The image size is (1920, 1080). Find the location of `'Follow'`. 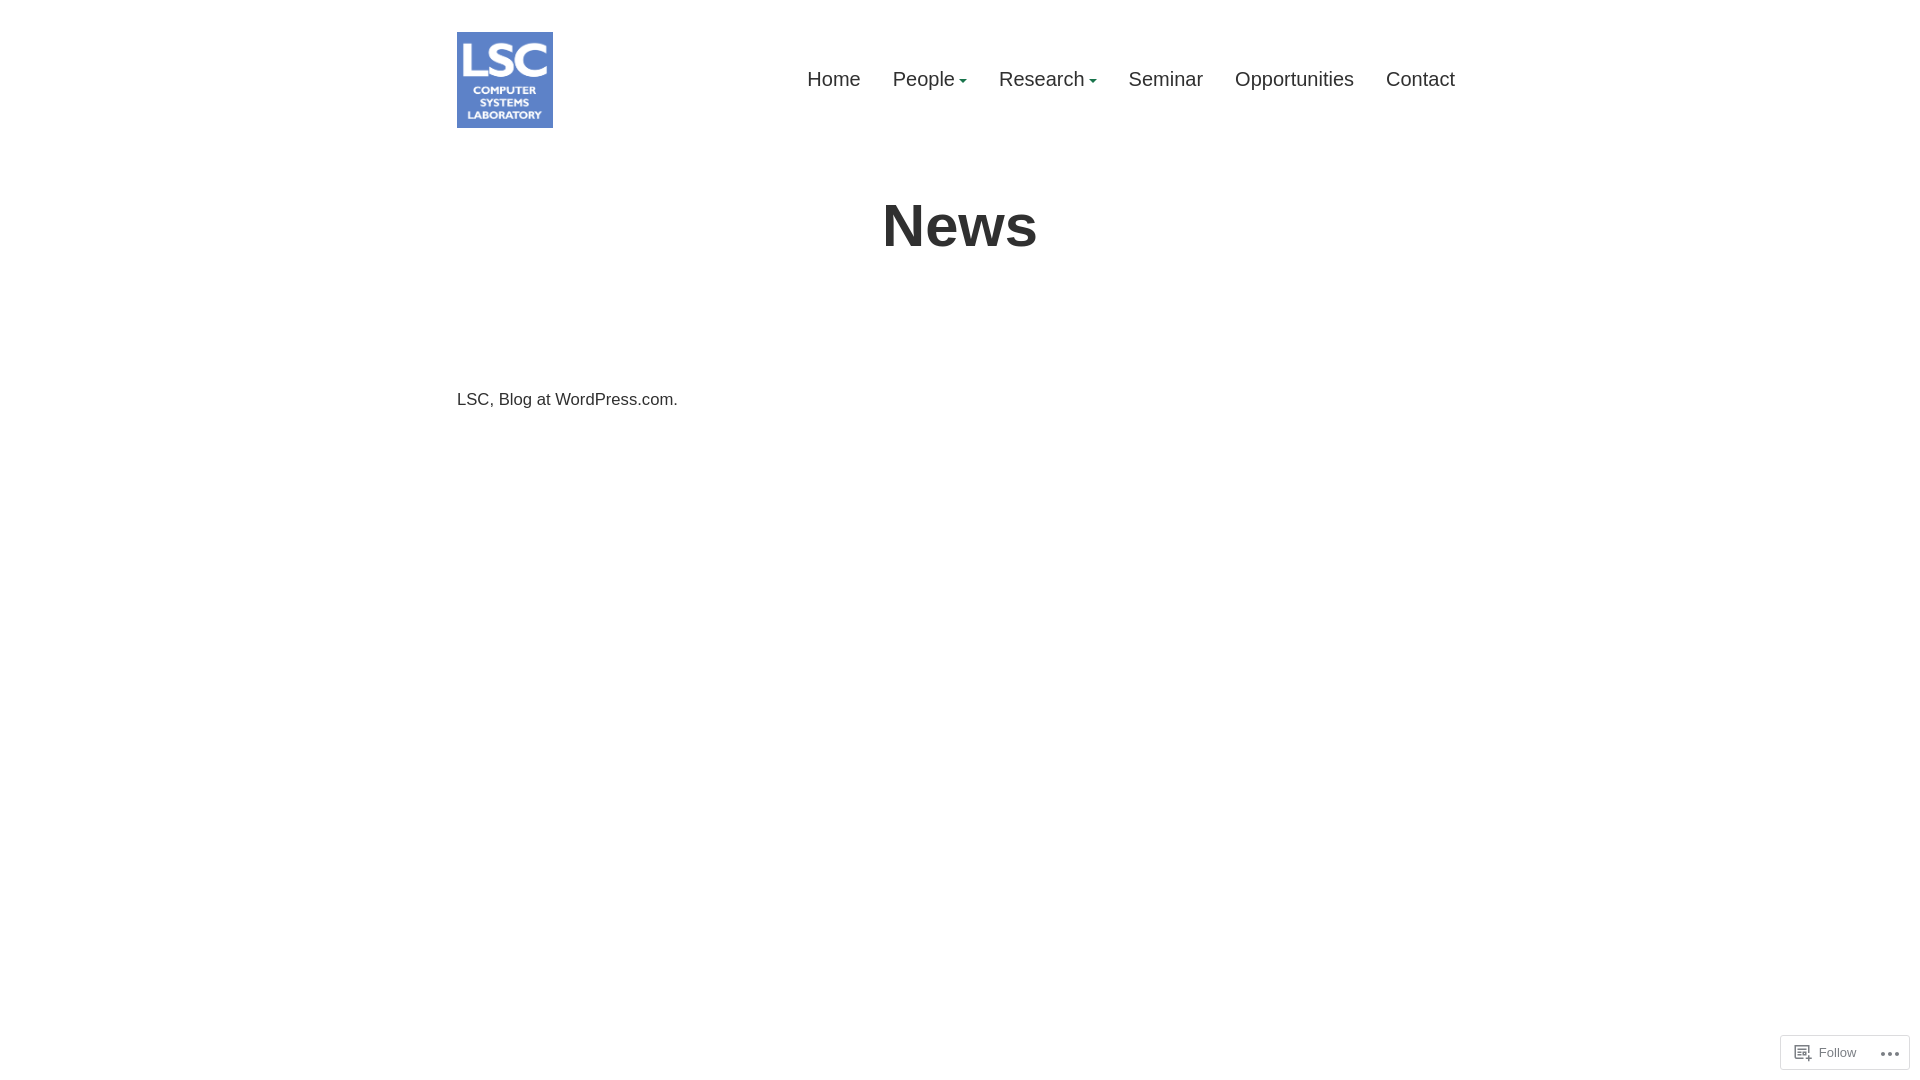

'Follow' is located at coordinates (1825, 1051).